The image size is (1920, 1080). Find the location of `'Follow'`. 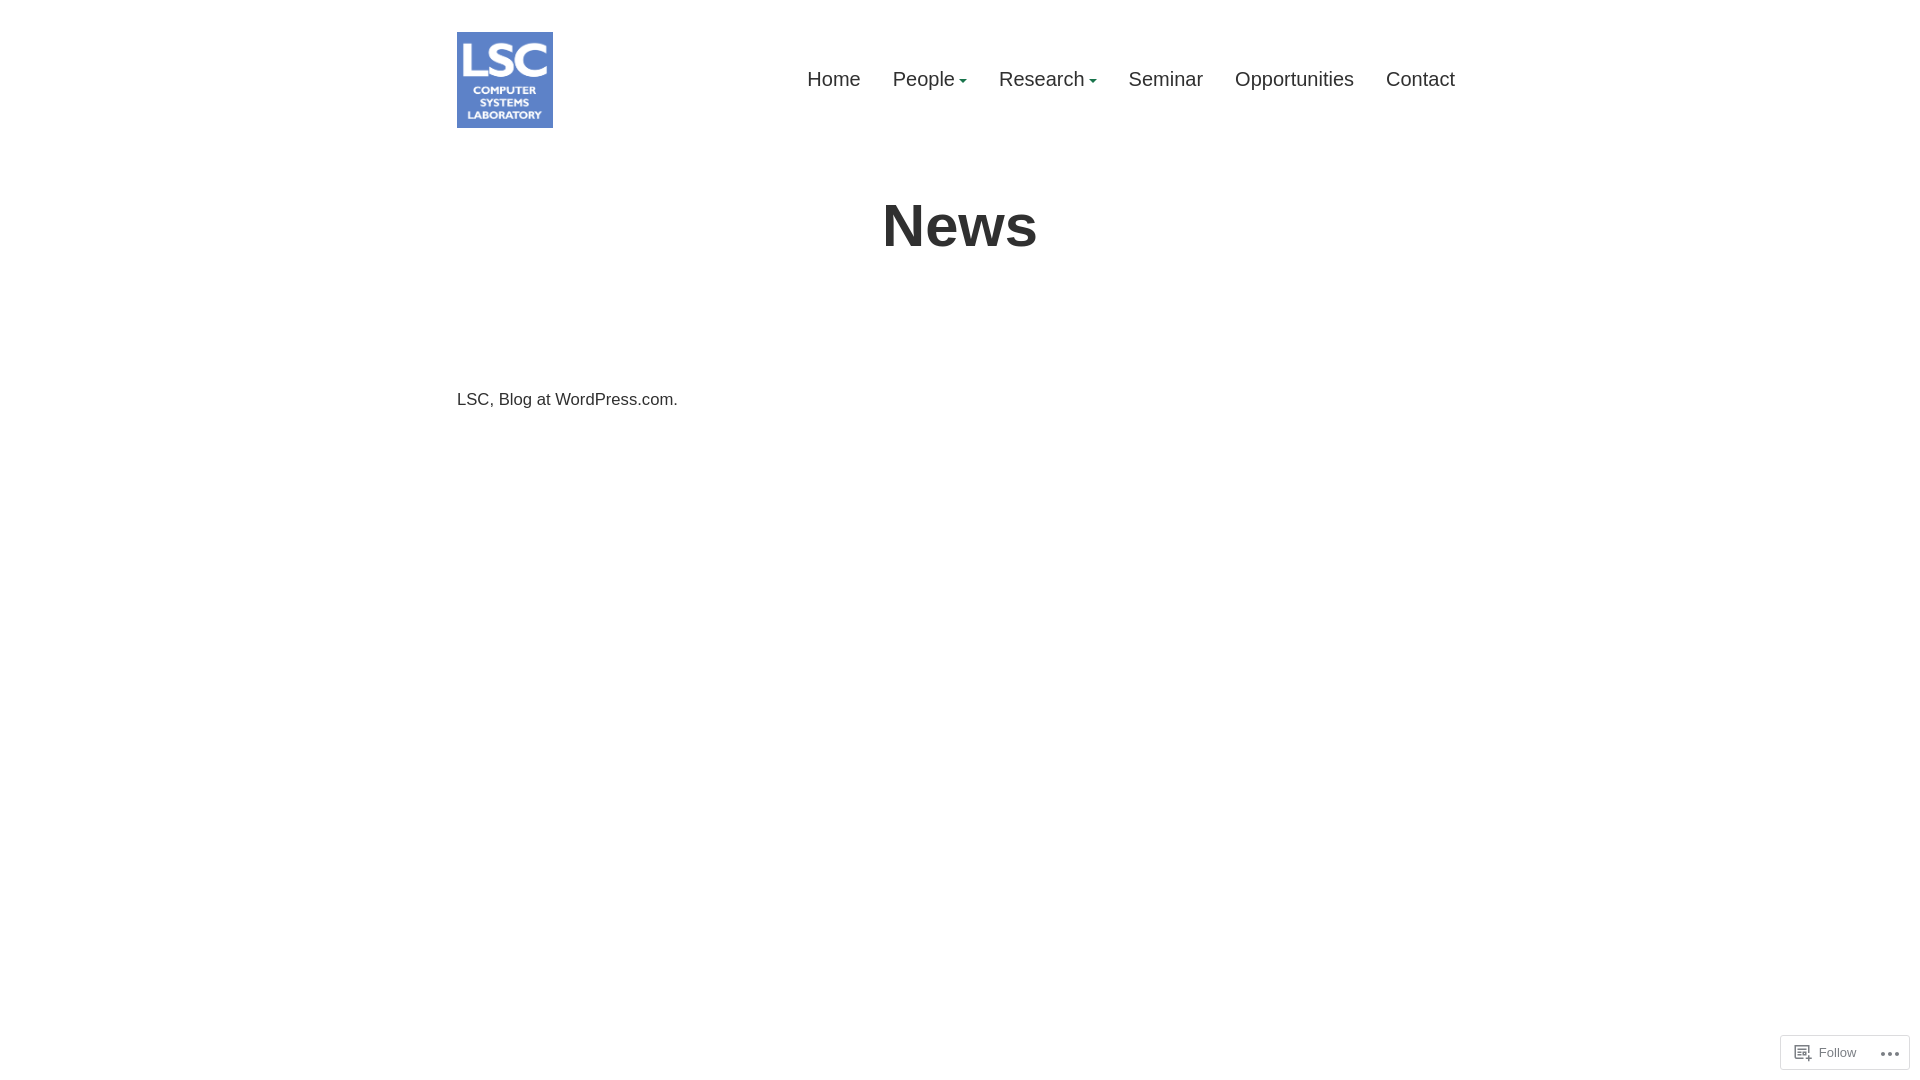

'Follow' is located at coordinates (1825, 1051).